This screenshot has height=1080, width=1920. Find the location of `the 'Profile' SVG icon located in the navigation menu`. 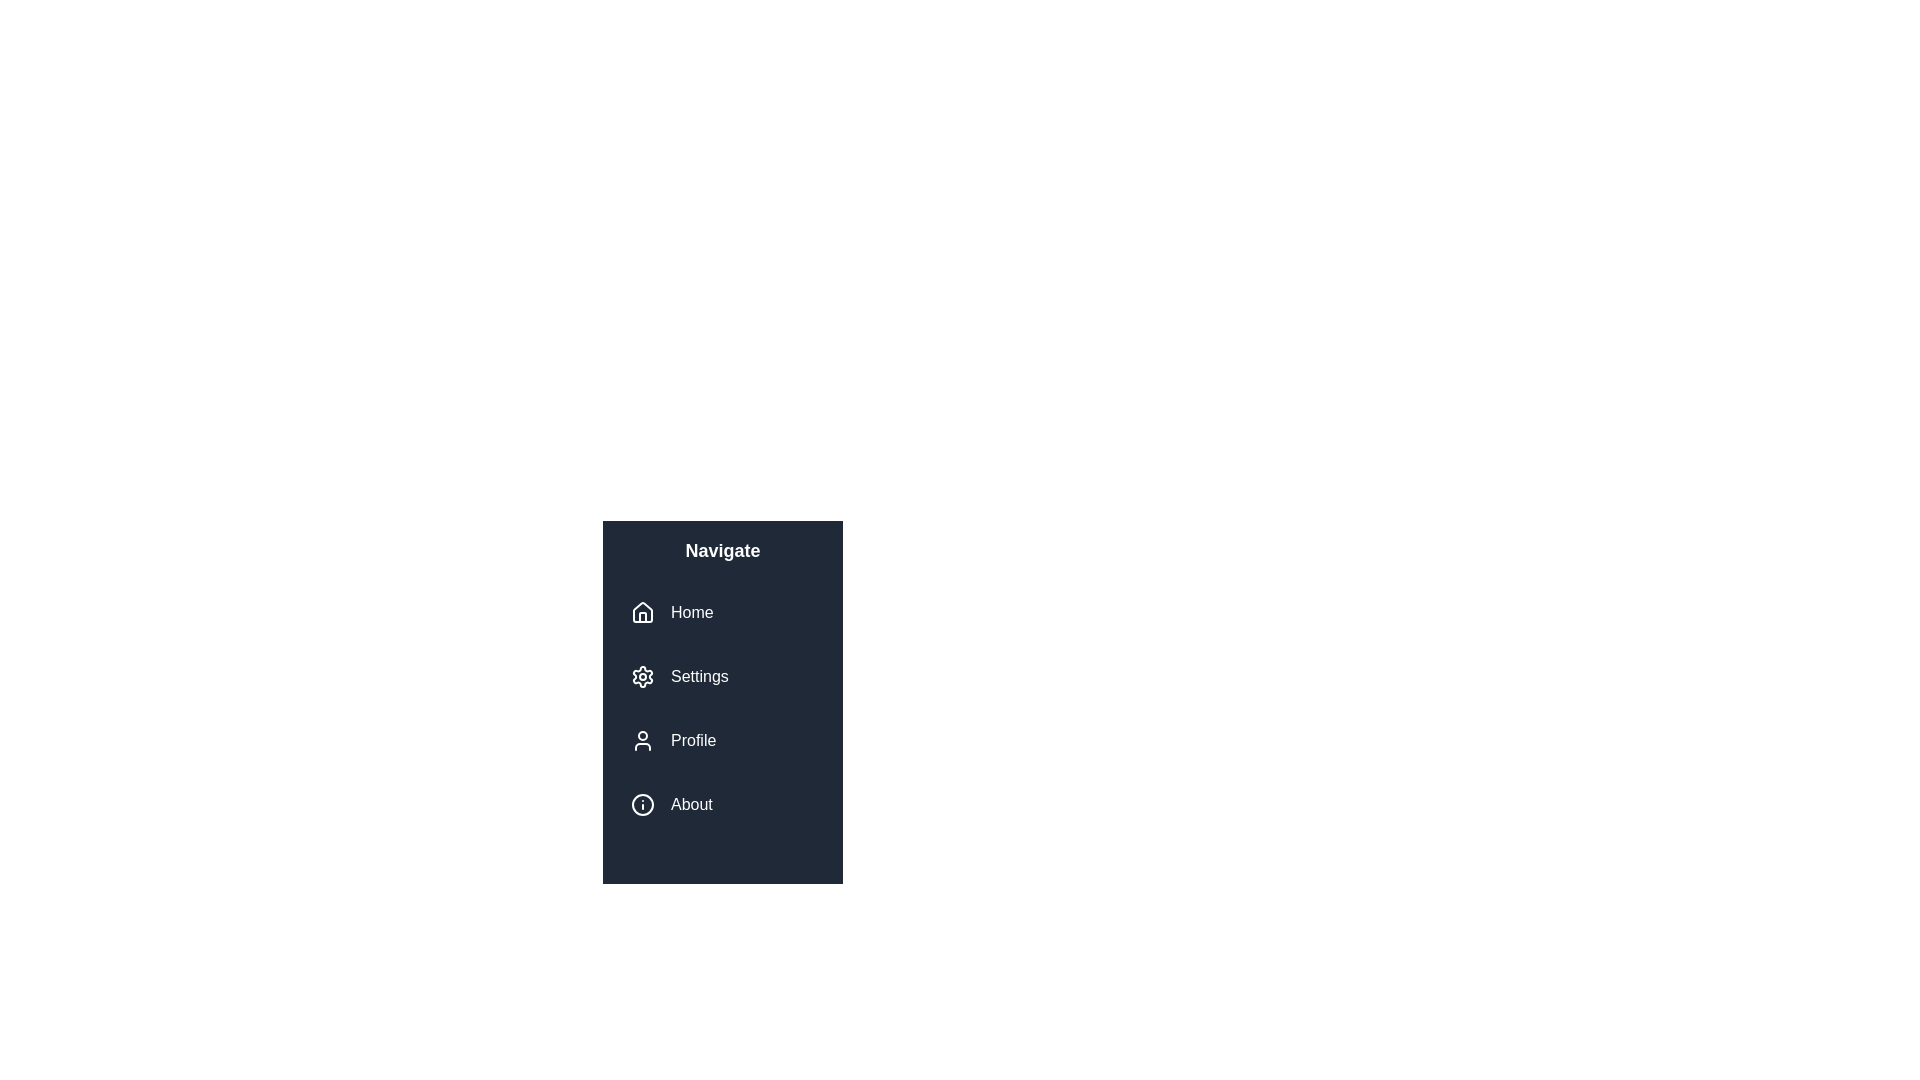

the 'Profile' SVG icon located in the navigation menu is located at coordinates (643, 740).